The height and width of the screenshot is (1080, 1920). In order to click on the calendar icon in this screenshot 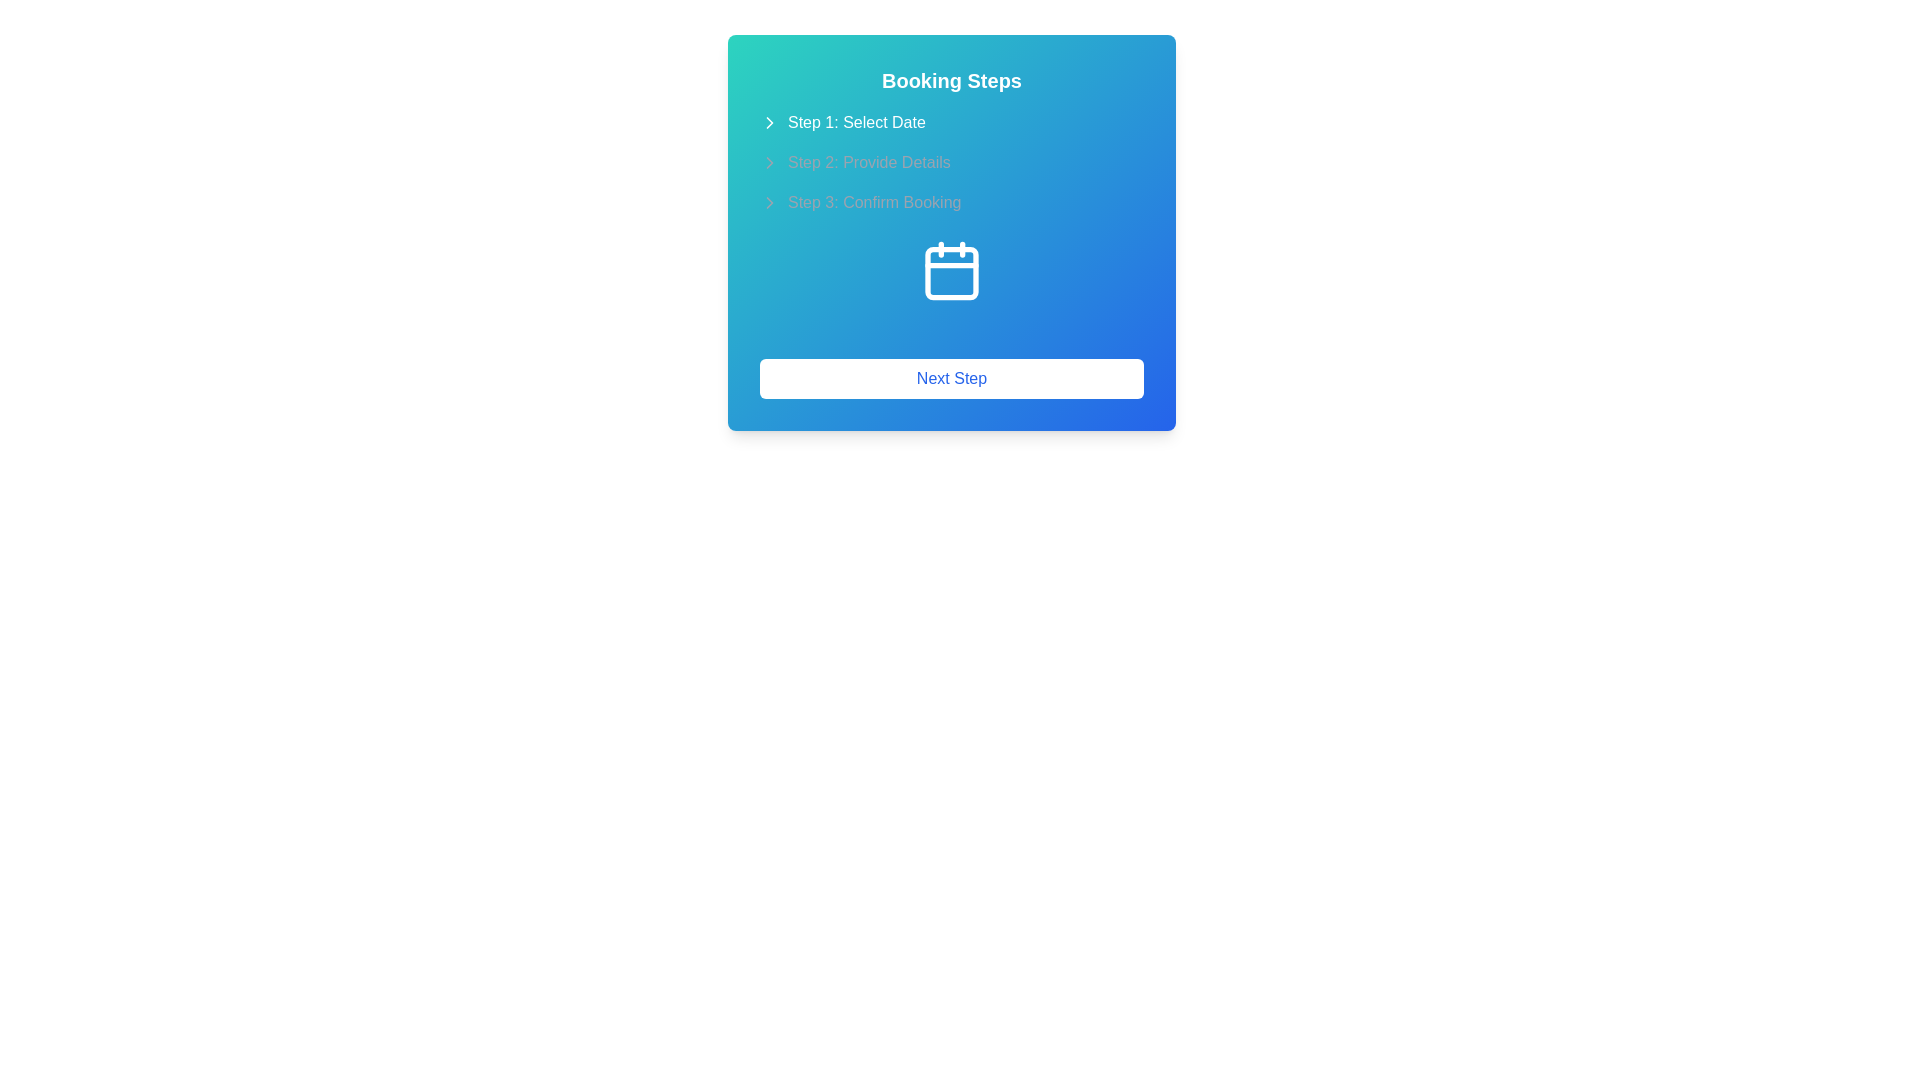, I will do `click(950, 270)`.